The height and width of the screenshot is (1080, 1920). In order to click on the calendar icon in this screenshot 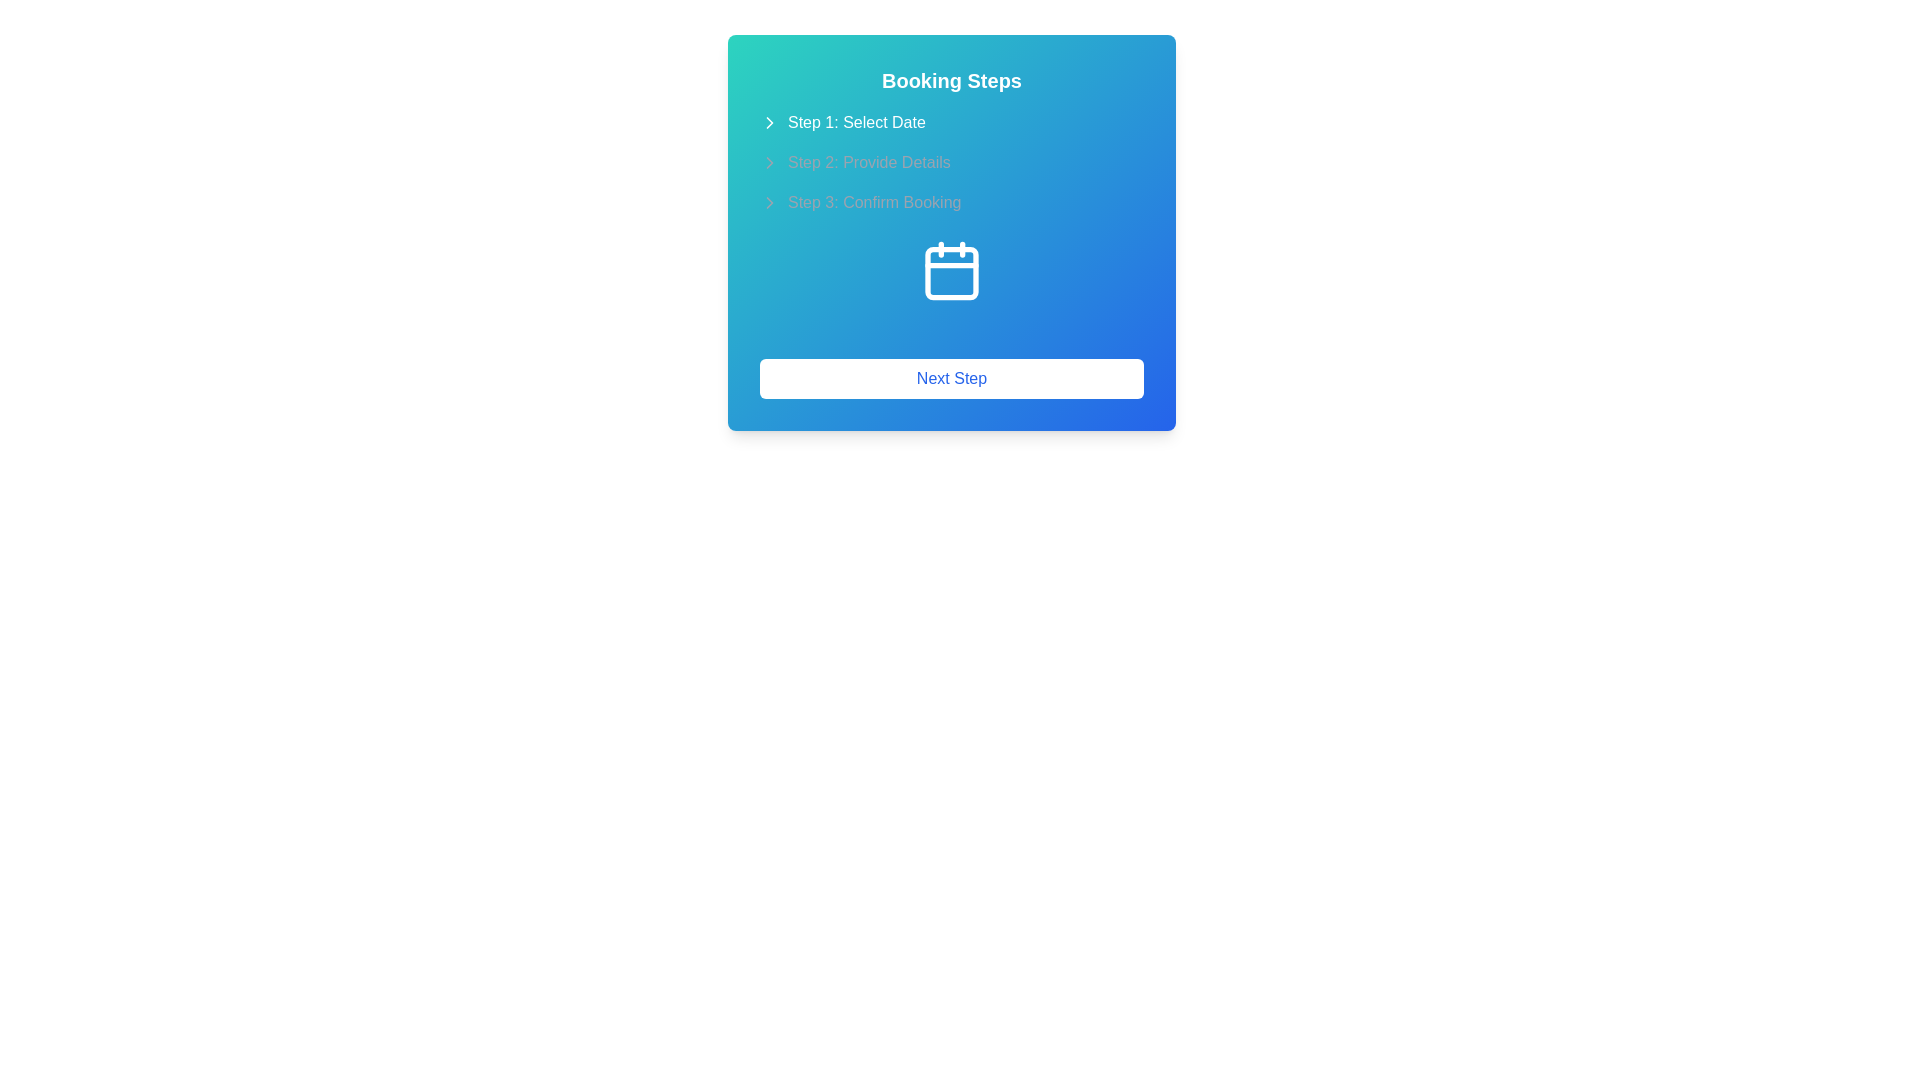, I will do `click(950, 270)`.